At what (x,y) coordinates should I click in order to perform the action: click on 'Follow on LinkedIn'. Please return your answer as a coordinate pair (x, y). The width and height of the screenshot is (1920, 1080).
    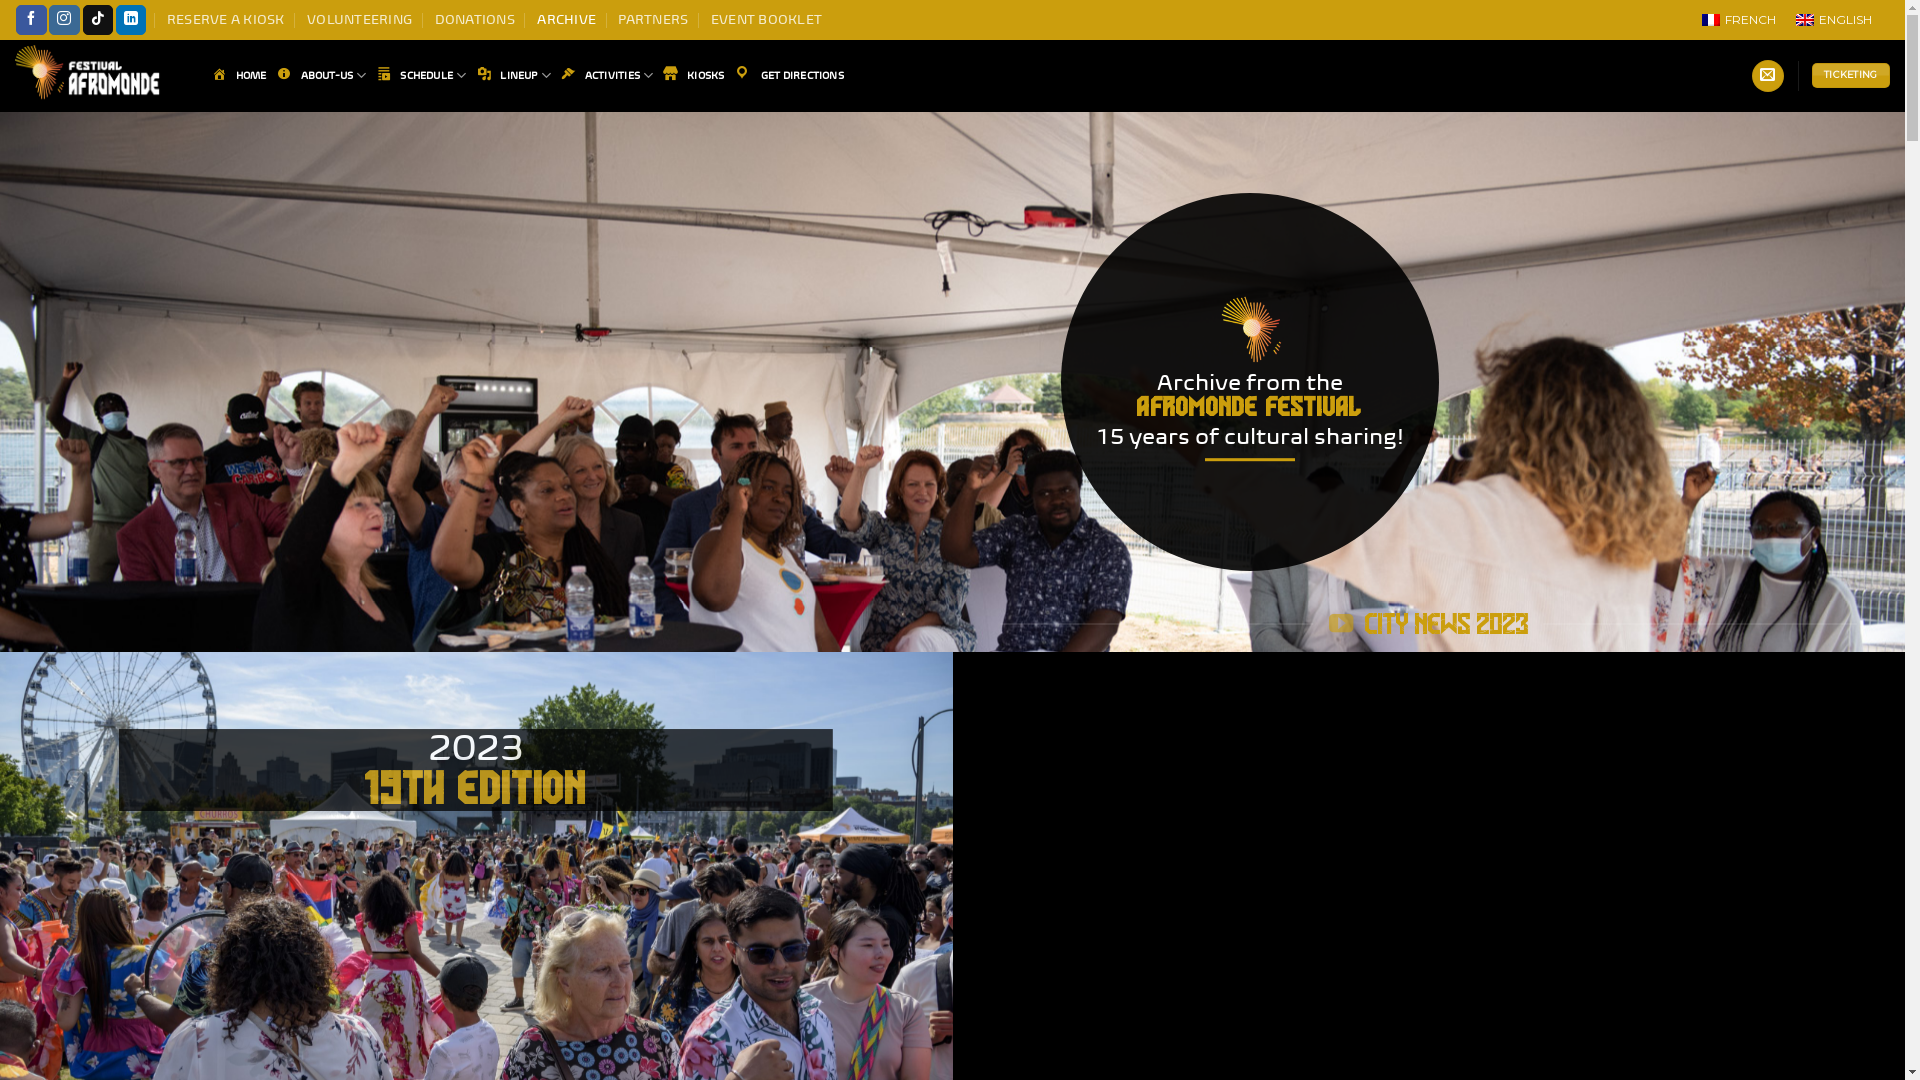
    Looking at the image, I should click on (114, 19).